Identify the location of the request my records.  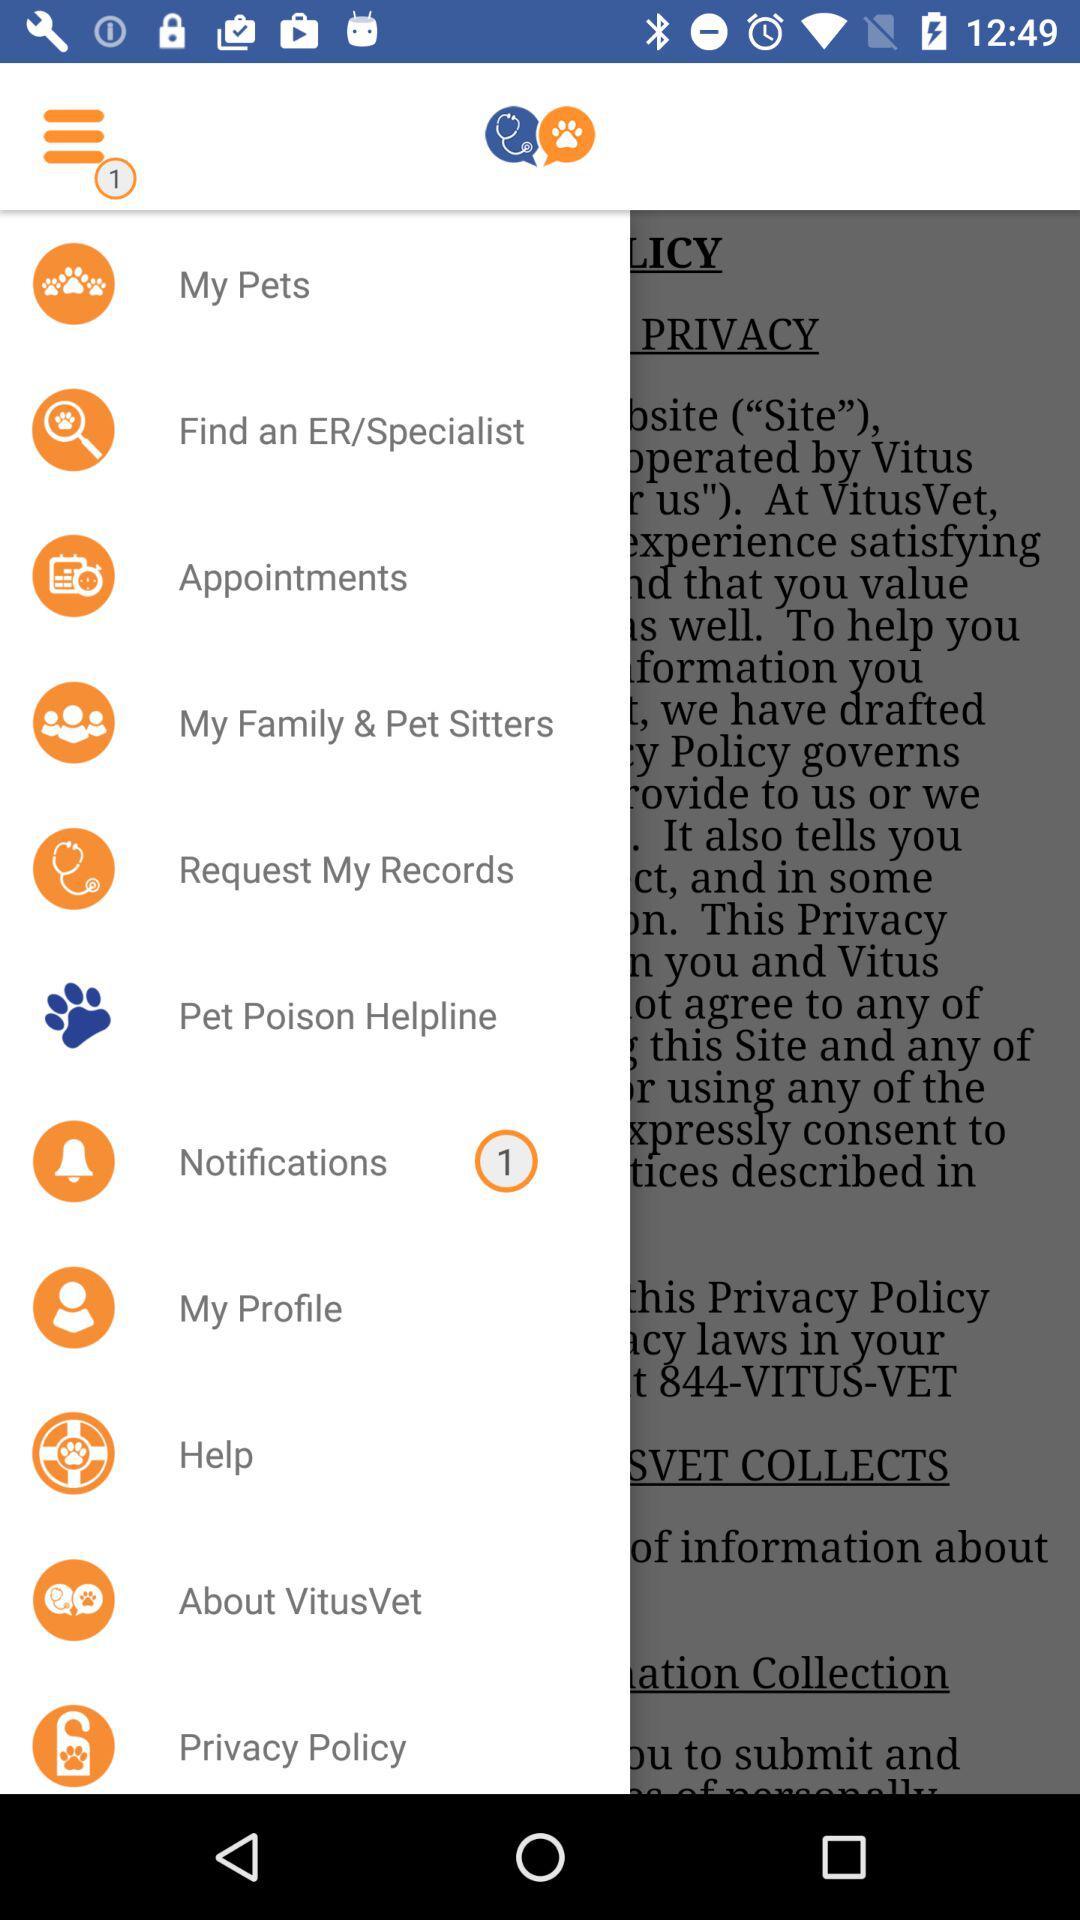
(378, 868).